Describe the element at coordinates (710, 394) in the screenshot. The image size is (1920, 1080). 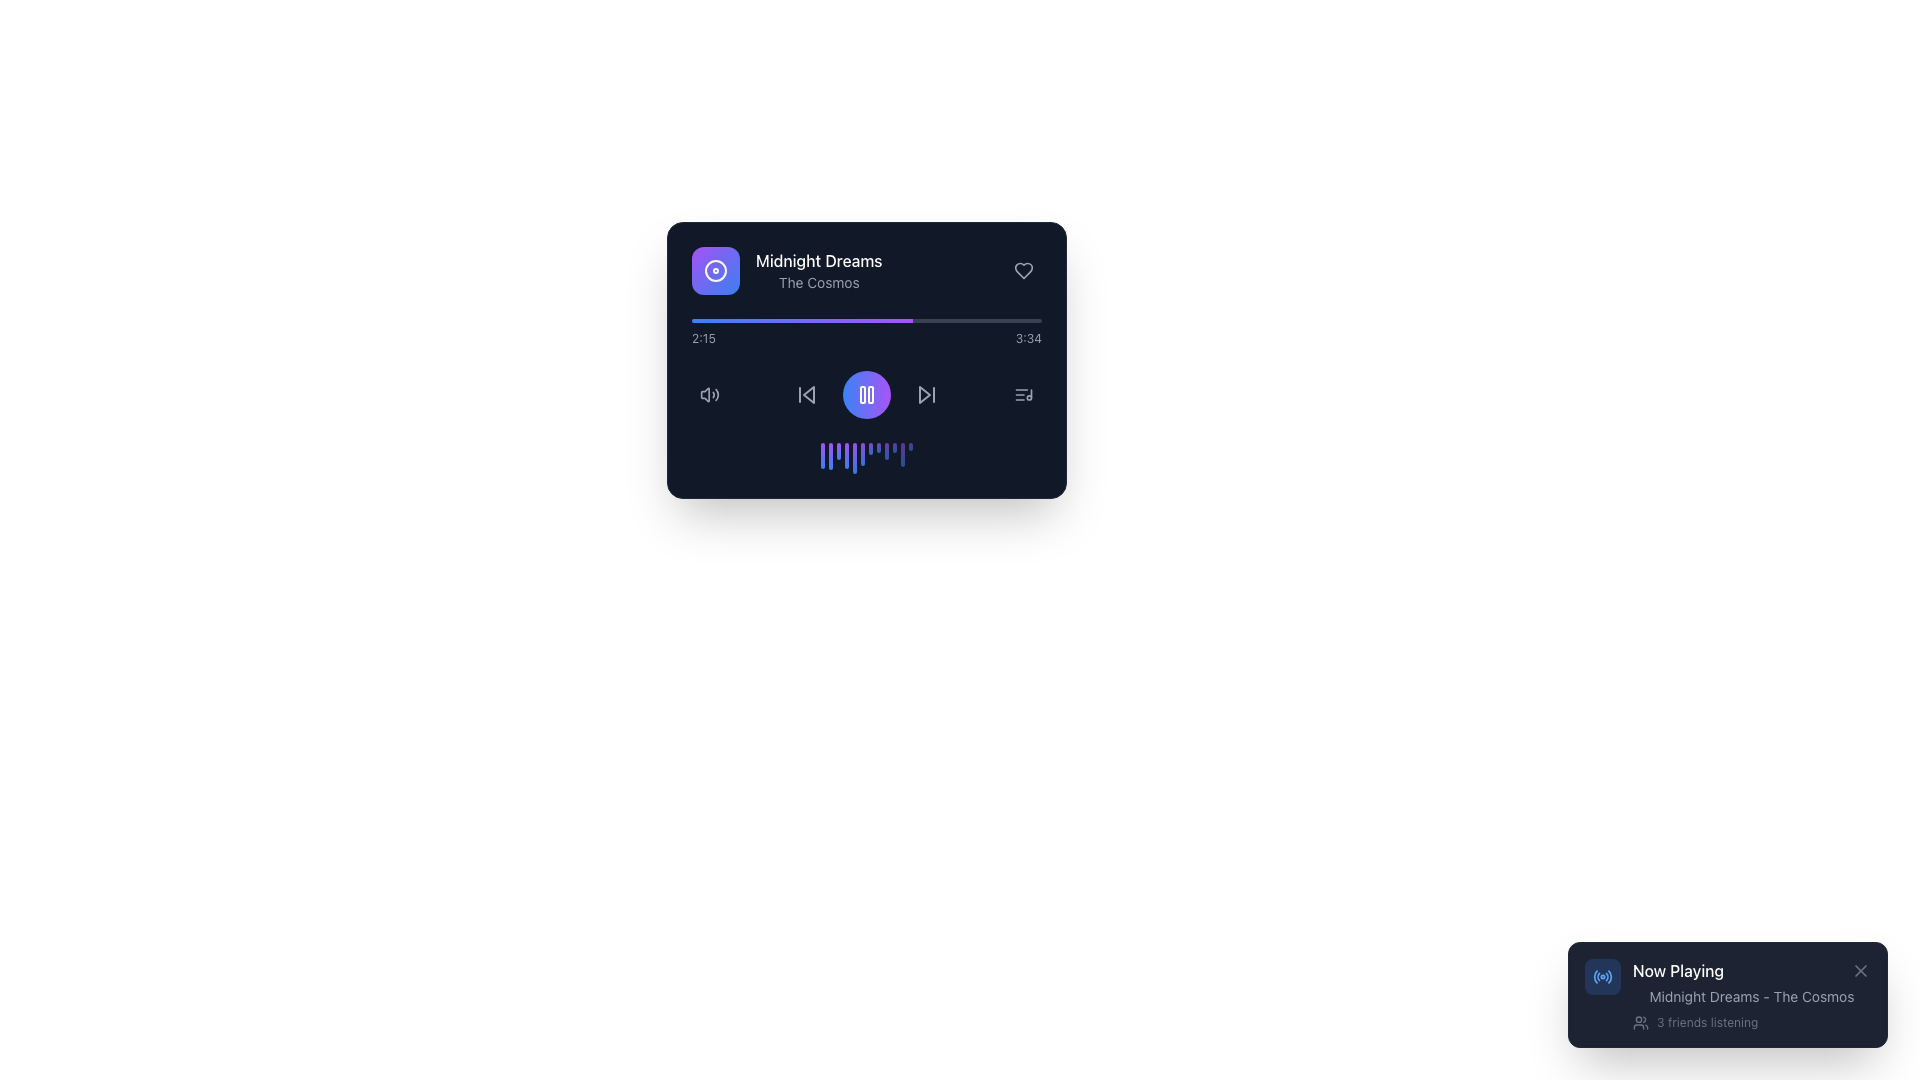
I see `the audio volume control icon in the media player` at that location.